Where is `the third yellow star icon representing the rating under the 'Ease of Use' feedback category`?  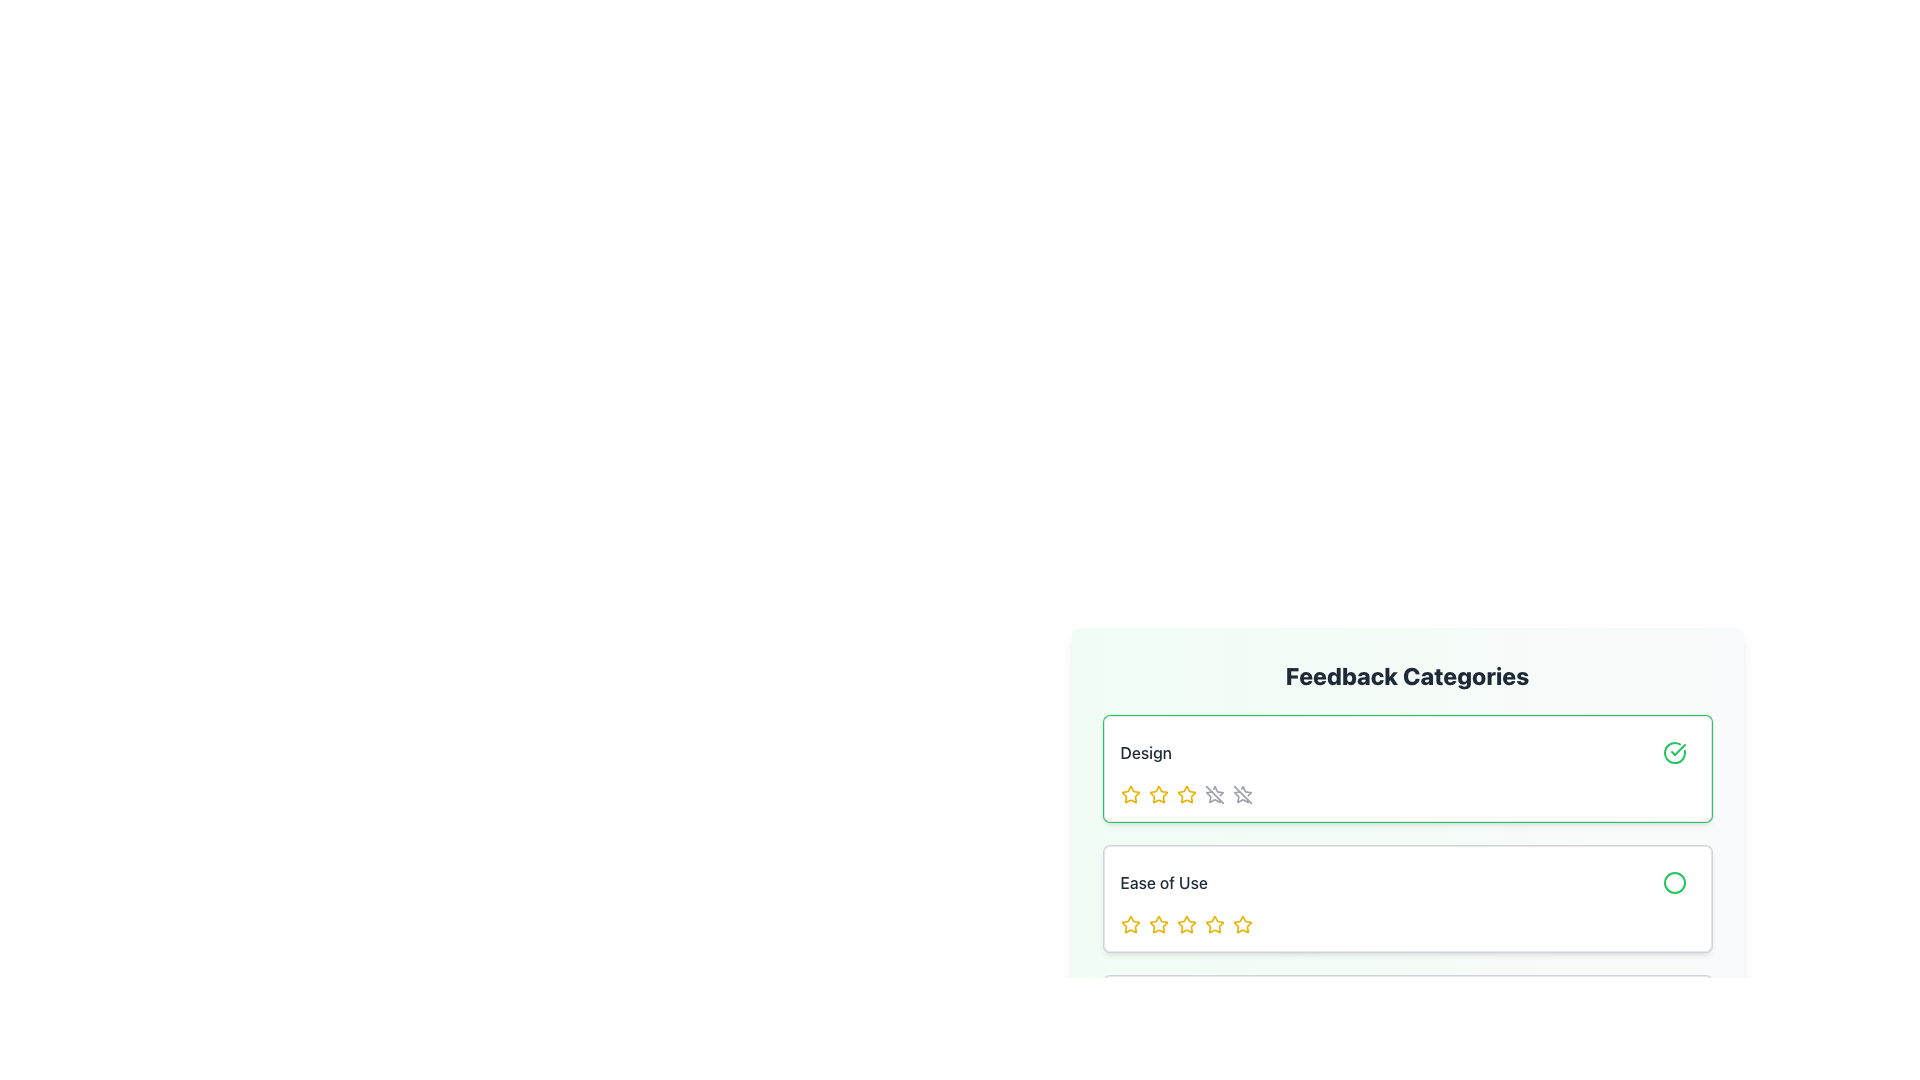 the third yellow star icon representing the rating under the 'Ease of Use' feedback category is located at coordinates (1186, 925).